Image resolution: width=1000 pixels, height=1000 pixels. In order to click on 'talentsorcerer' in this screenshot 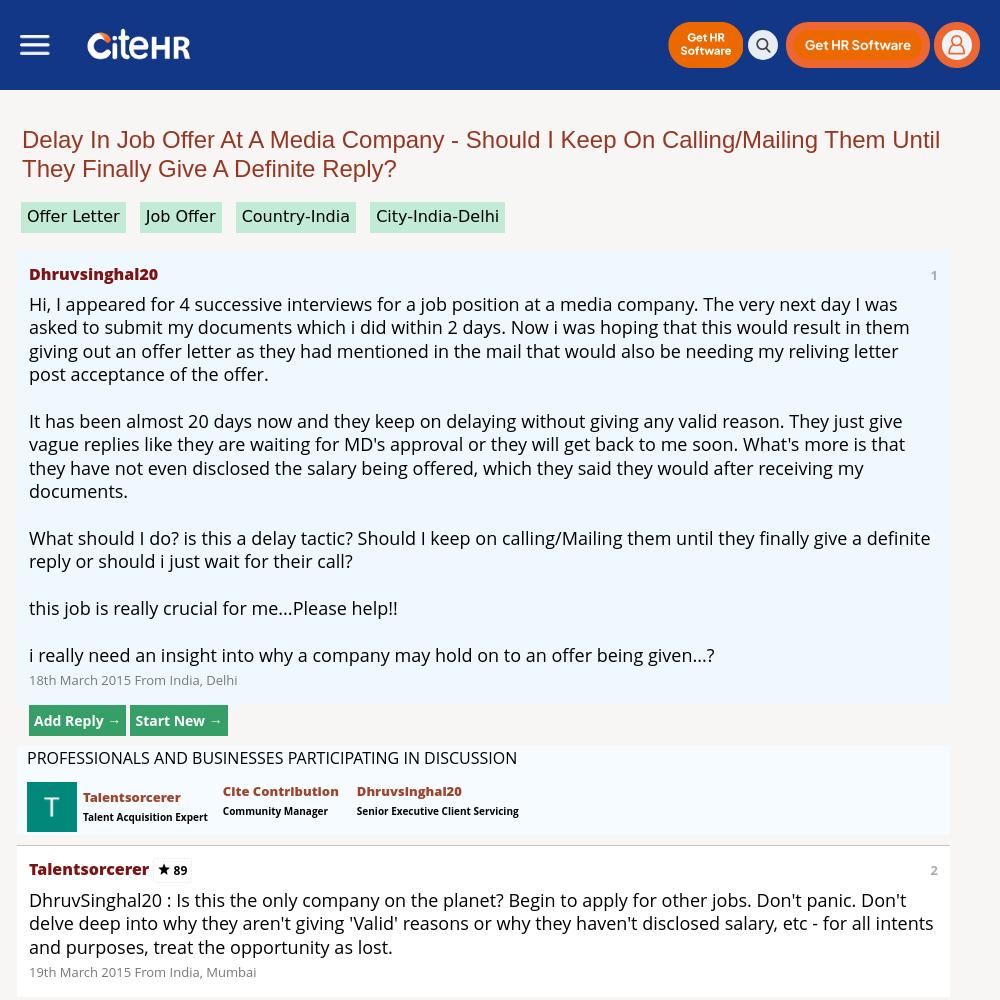, I will do `click(29, 867)`.